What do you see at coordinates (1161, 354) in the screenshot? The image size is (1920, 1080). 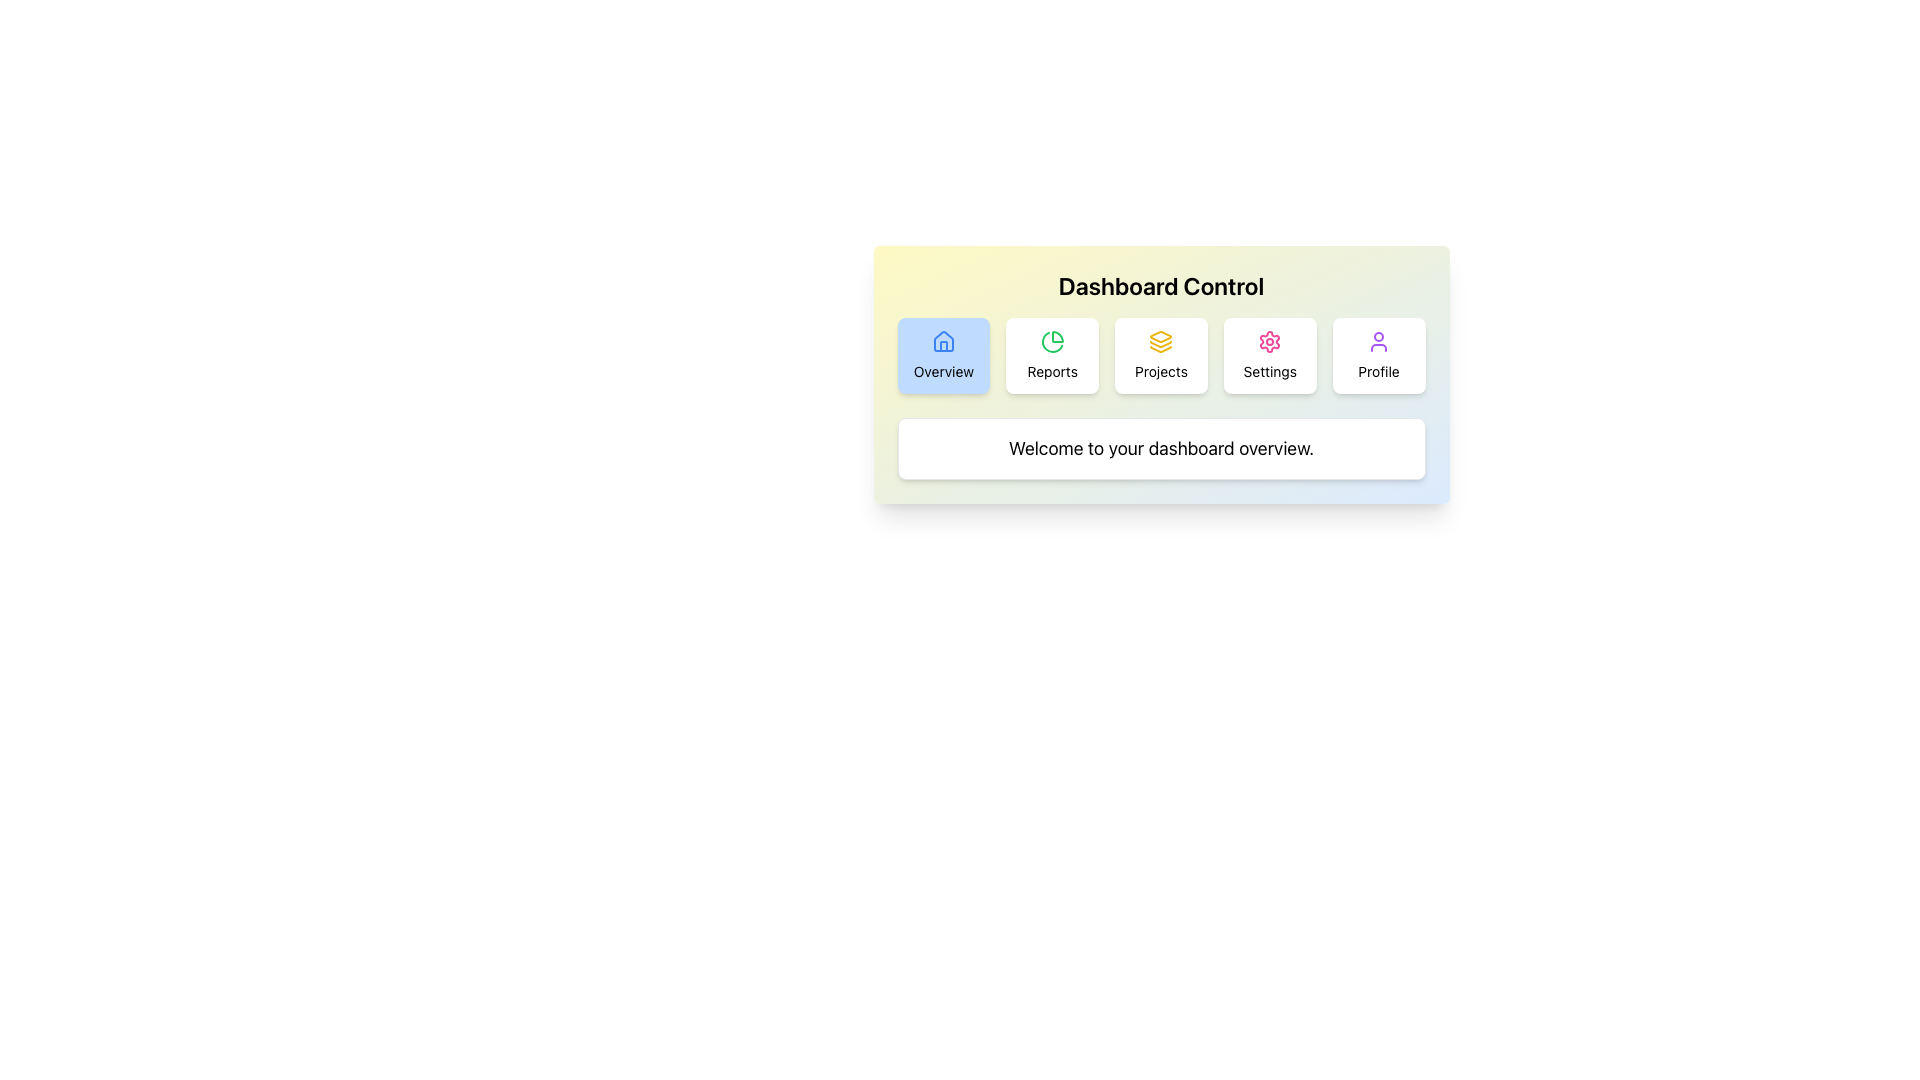 I see `the third Navigation Button labeled 'Projects' in the grid layout` at bounding box center [1161, 354].